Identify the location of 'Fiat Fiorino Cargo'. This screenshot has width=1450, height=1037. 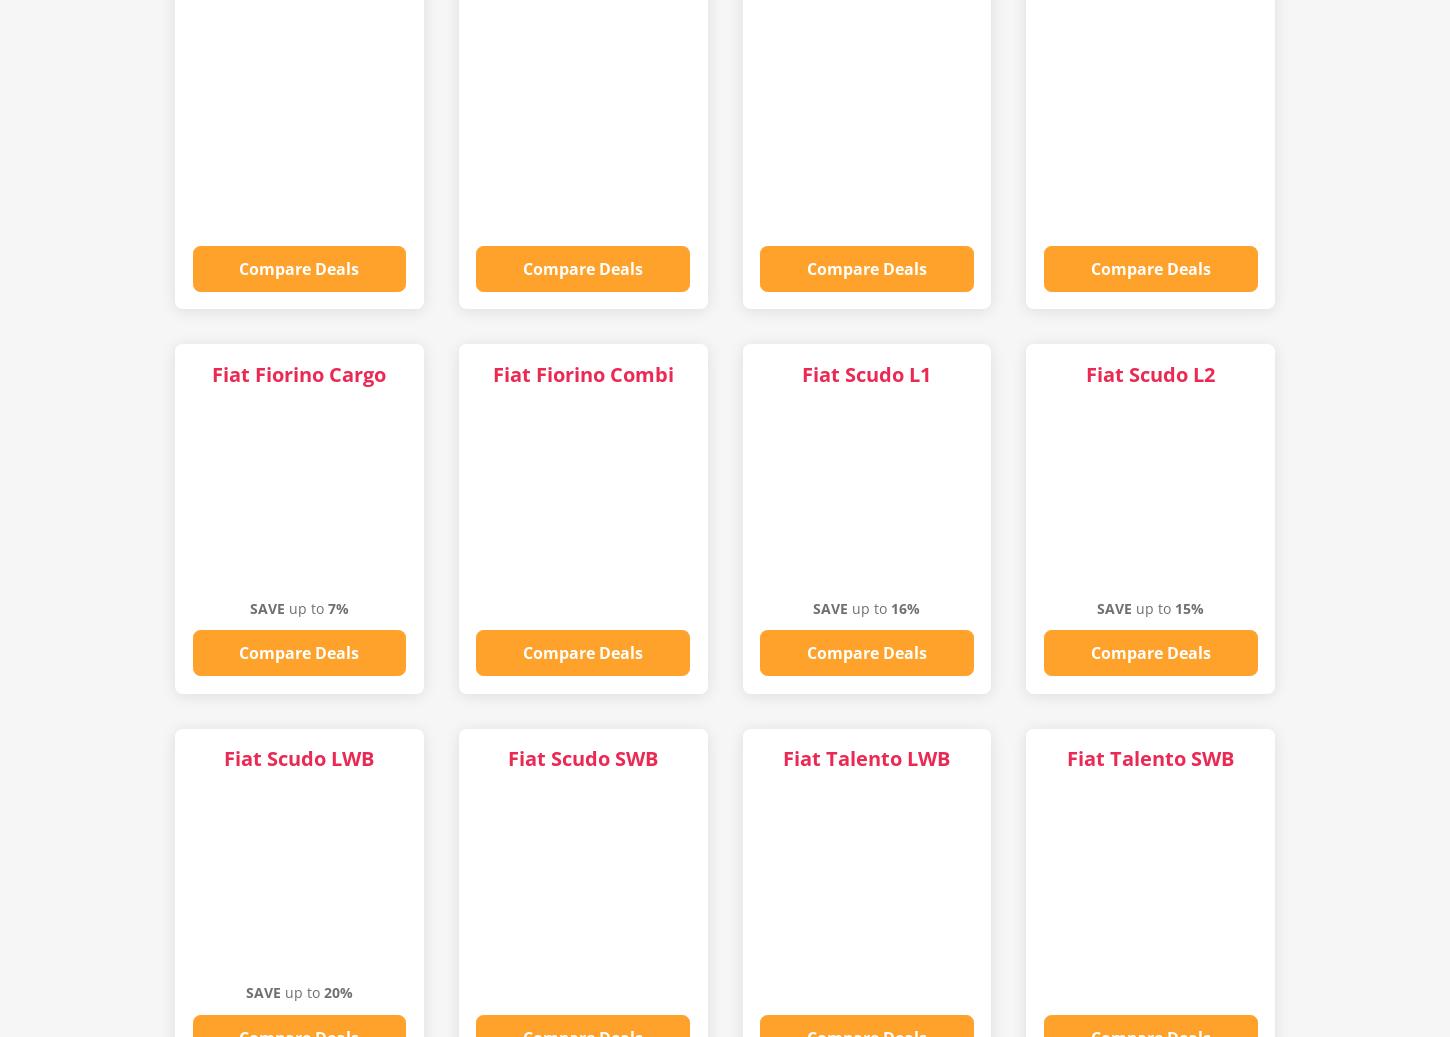
(298, 372).